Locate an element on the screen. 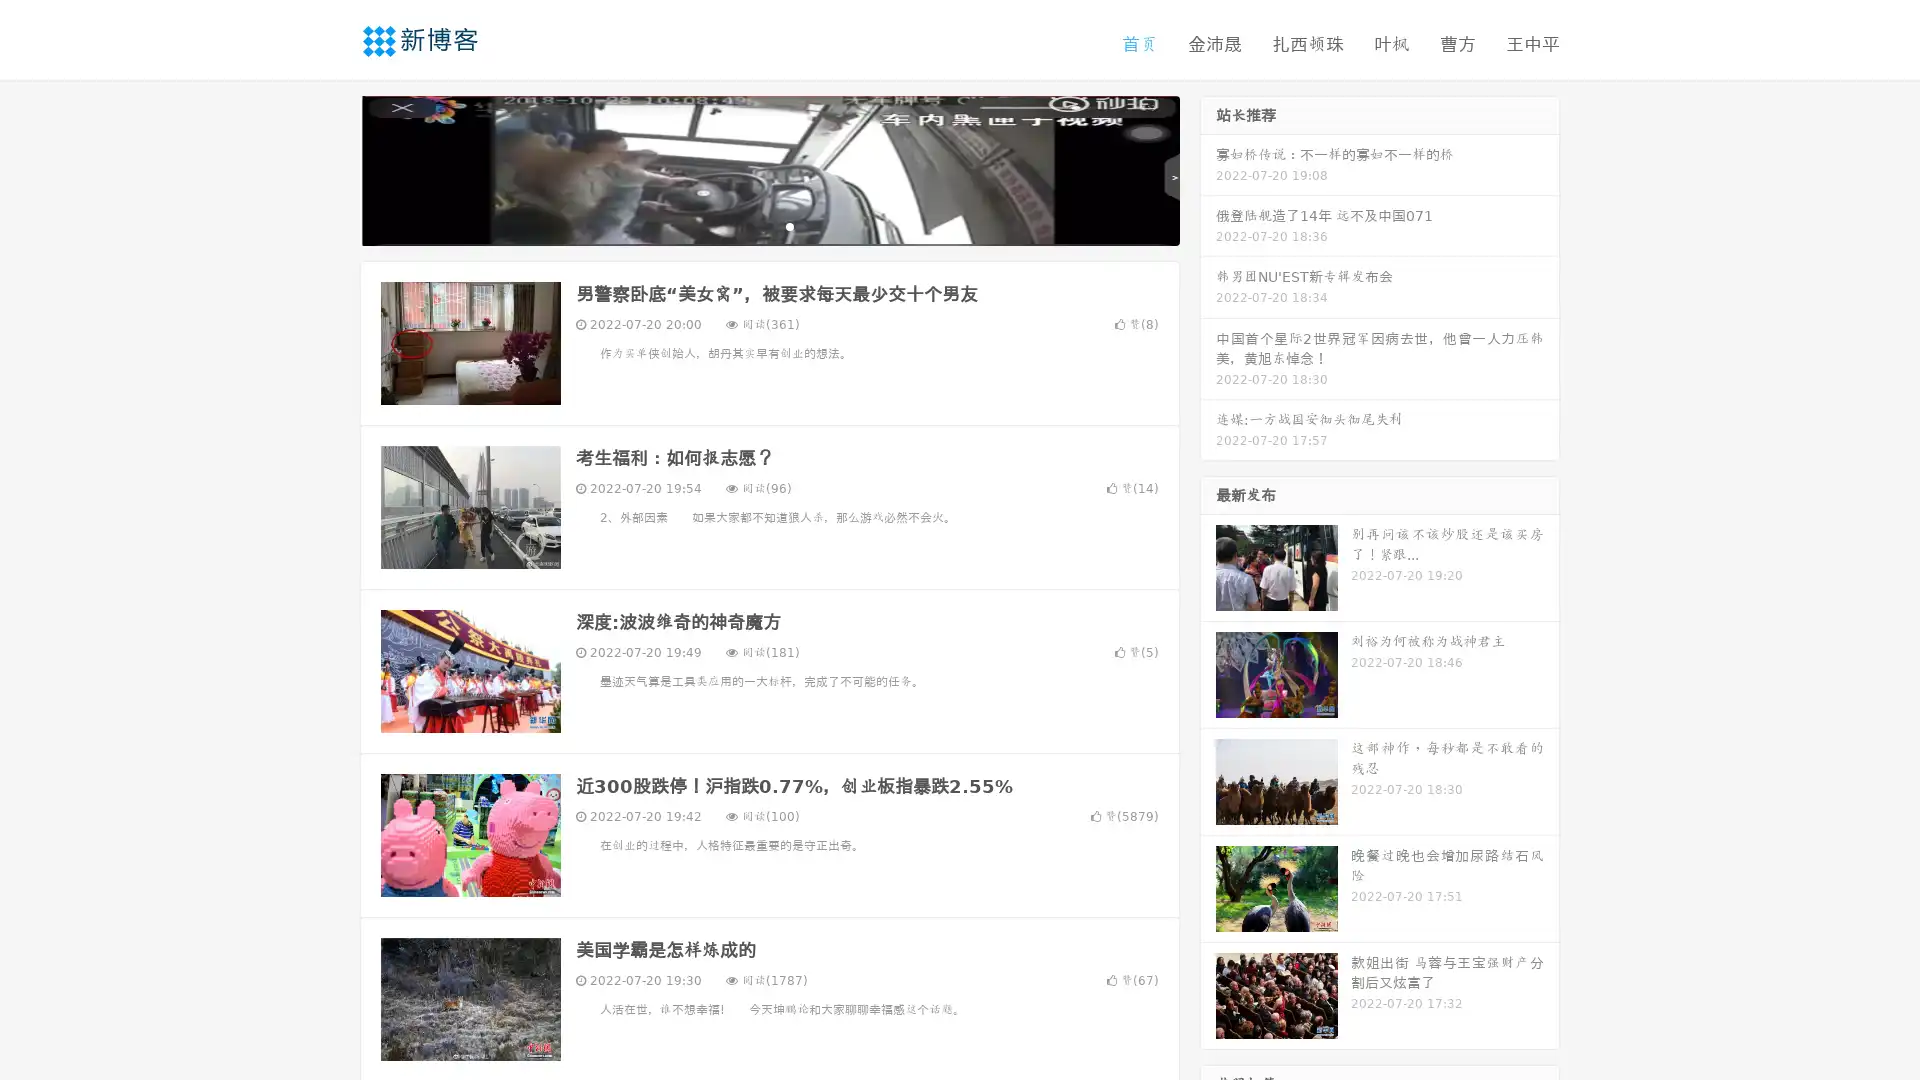 This screenshot has height=1080, width=1920. Go to slide 1 is located at coordinates (748, 225).